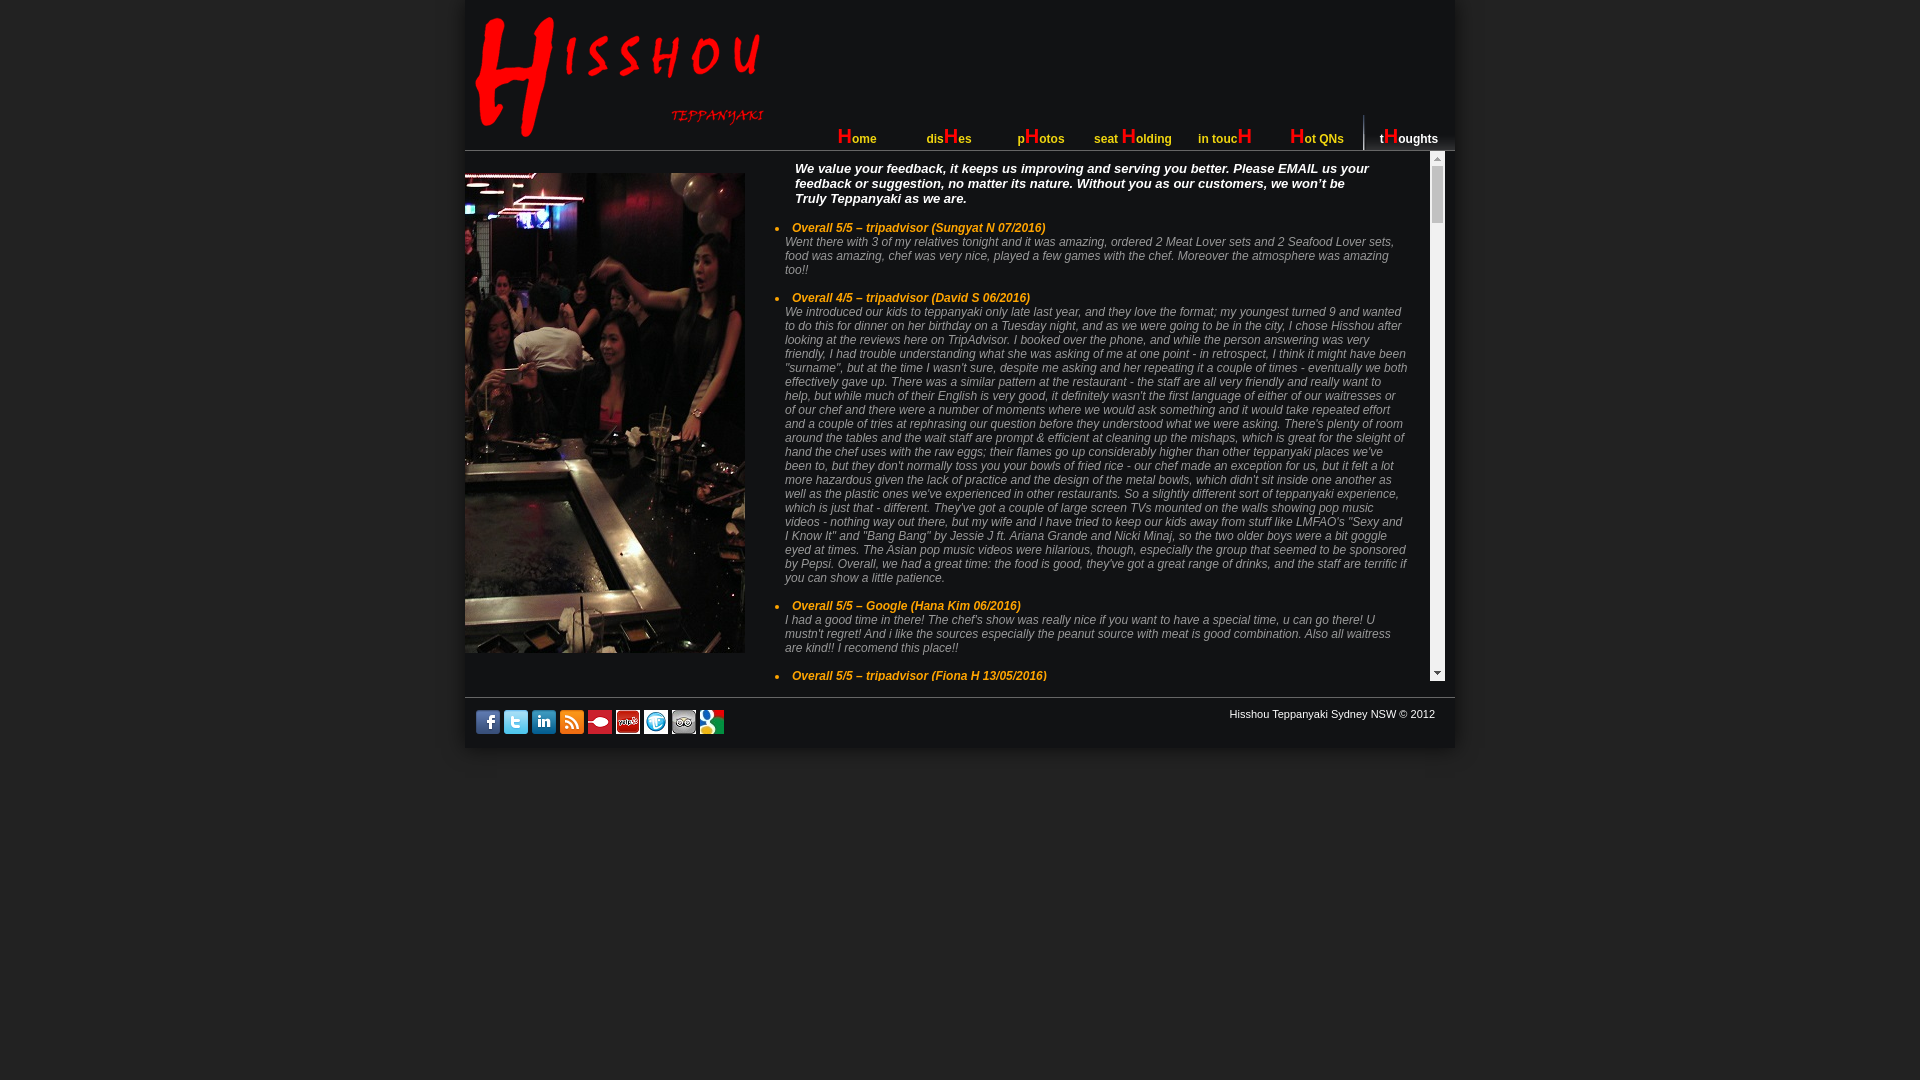 This screenshot has width=1920, height=1080. Describe the element at coordinates (516, 729) in the screenshot. I see `'twitter'` at that location.